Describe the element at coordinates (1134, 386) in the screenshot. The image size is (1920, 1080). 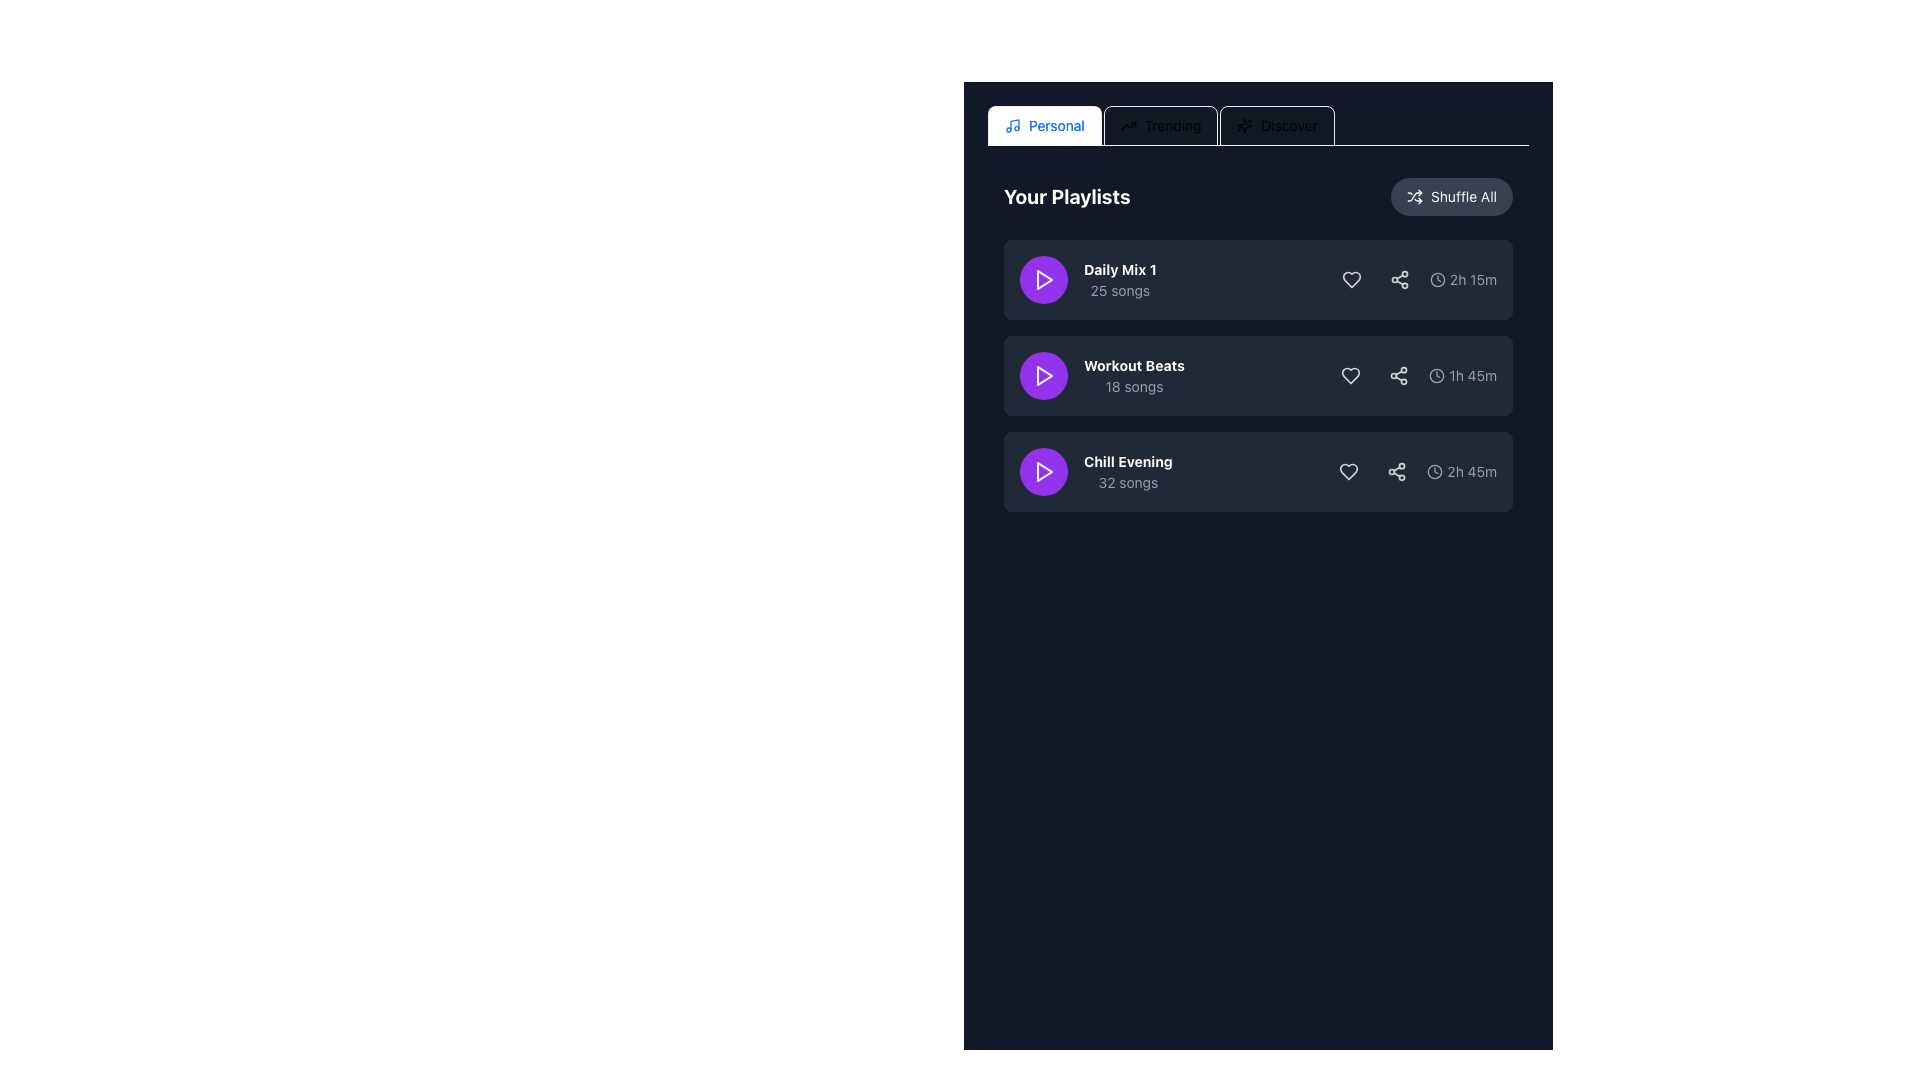
I see `the text label displaying '18 songs' in a small-sized gray font, located below the 'Workout Beats' title in the 'Your Playlists' section` at that location.